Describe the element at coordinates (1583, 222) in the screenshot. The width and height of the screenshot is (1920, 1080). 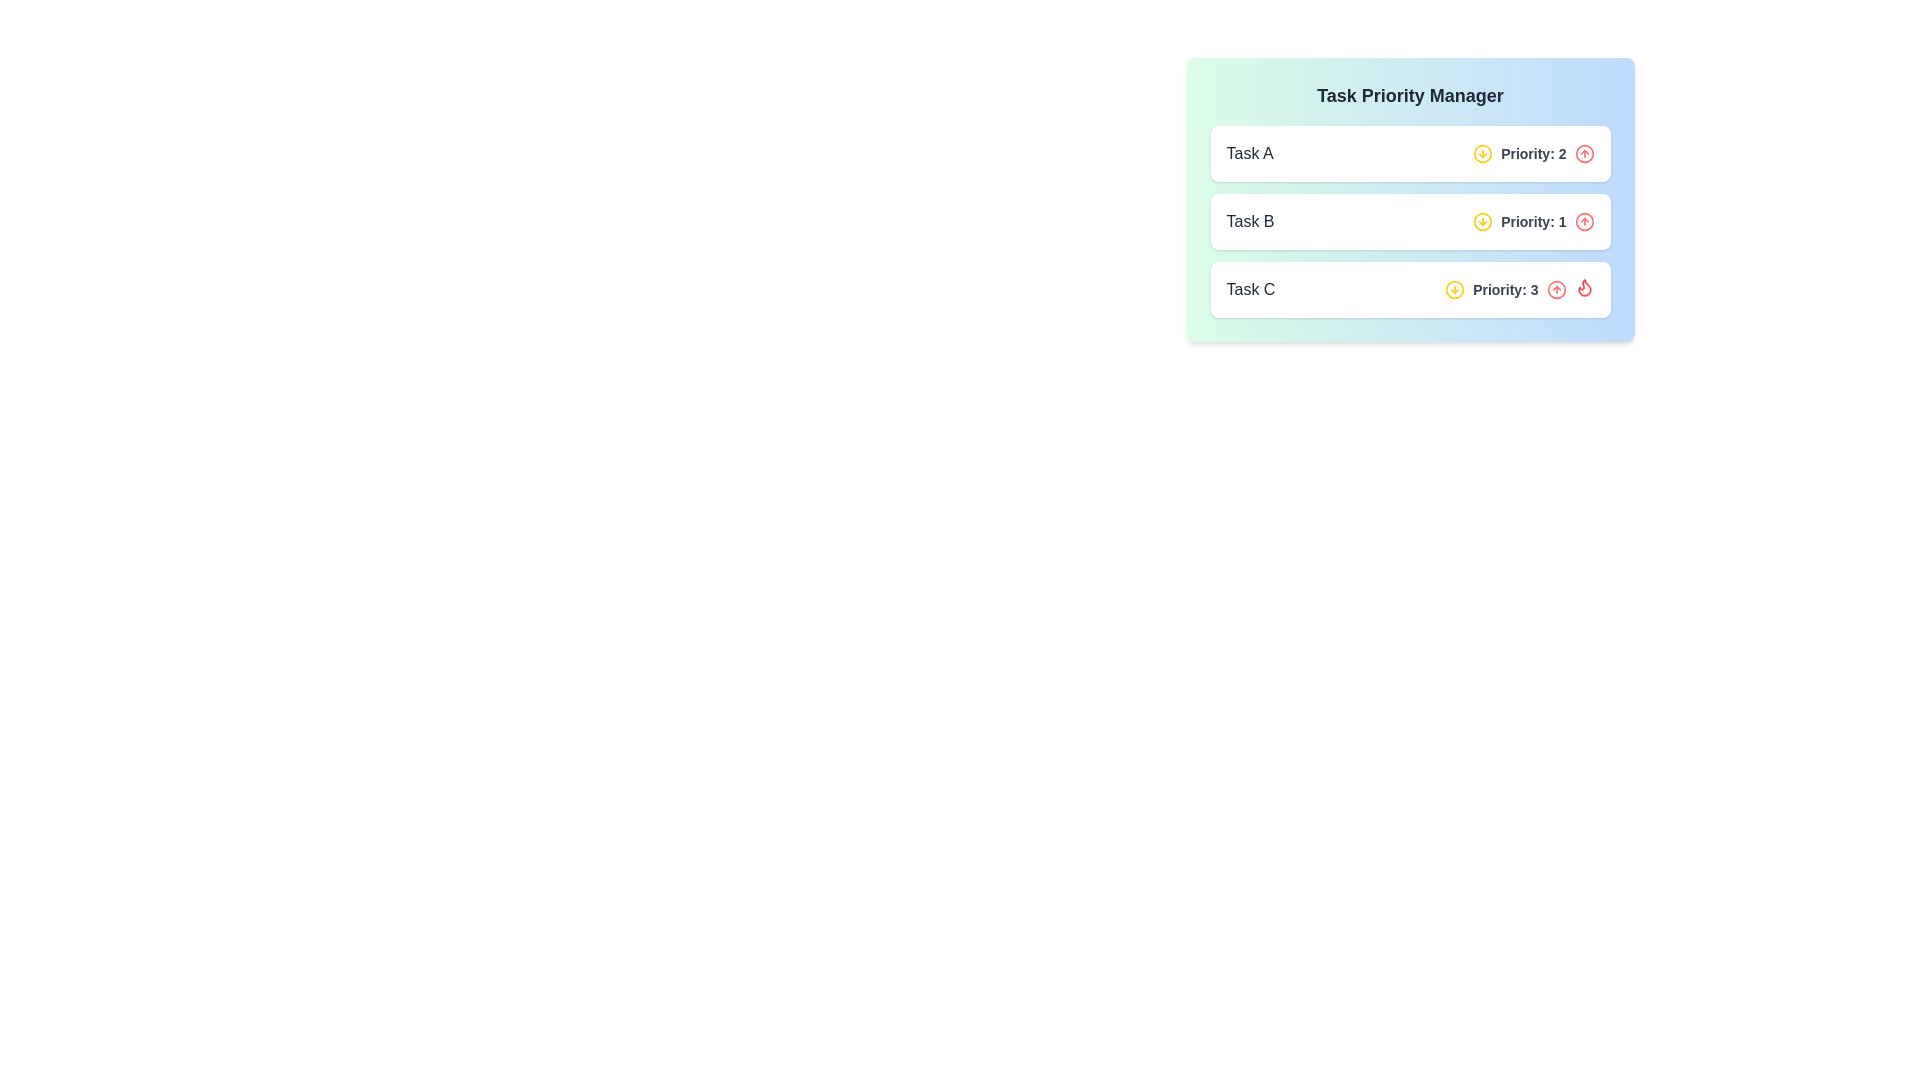
I see `the icon representing an upward priority adjustment for Task B, located adjacent to the text 'Priority: 1'` at that location.